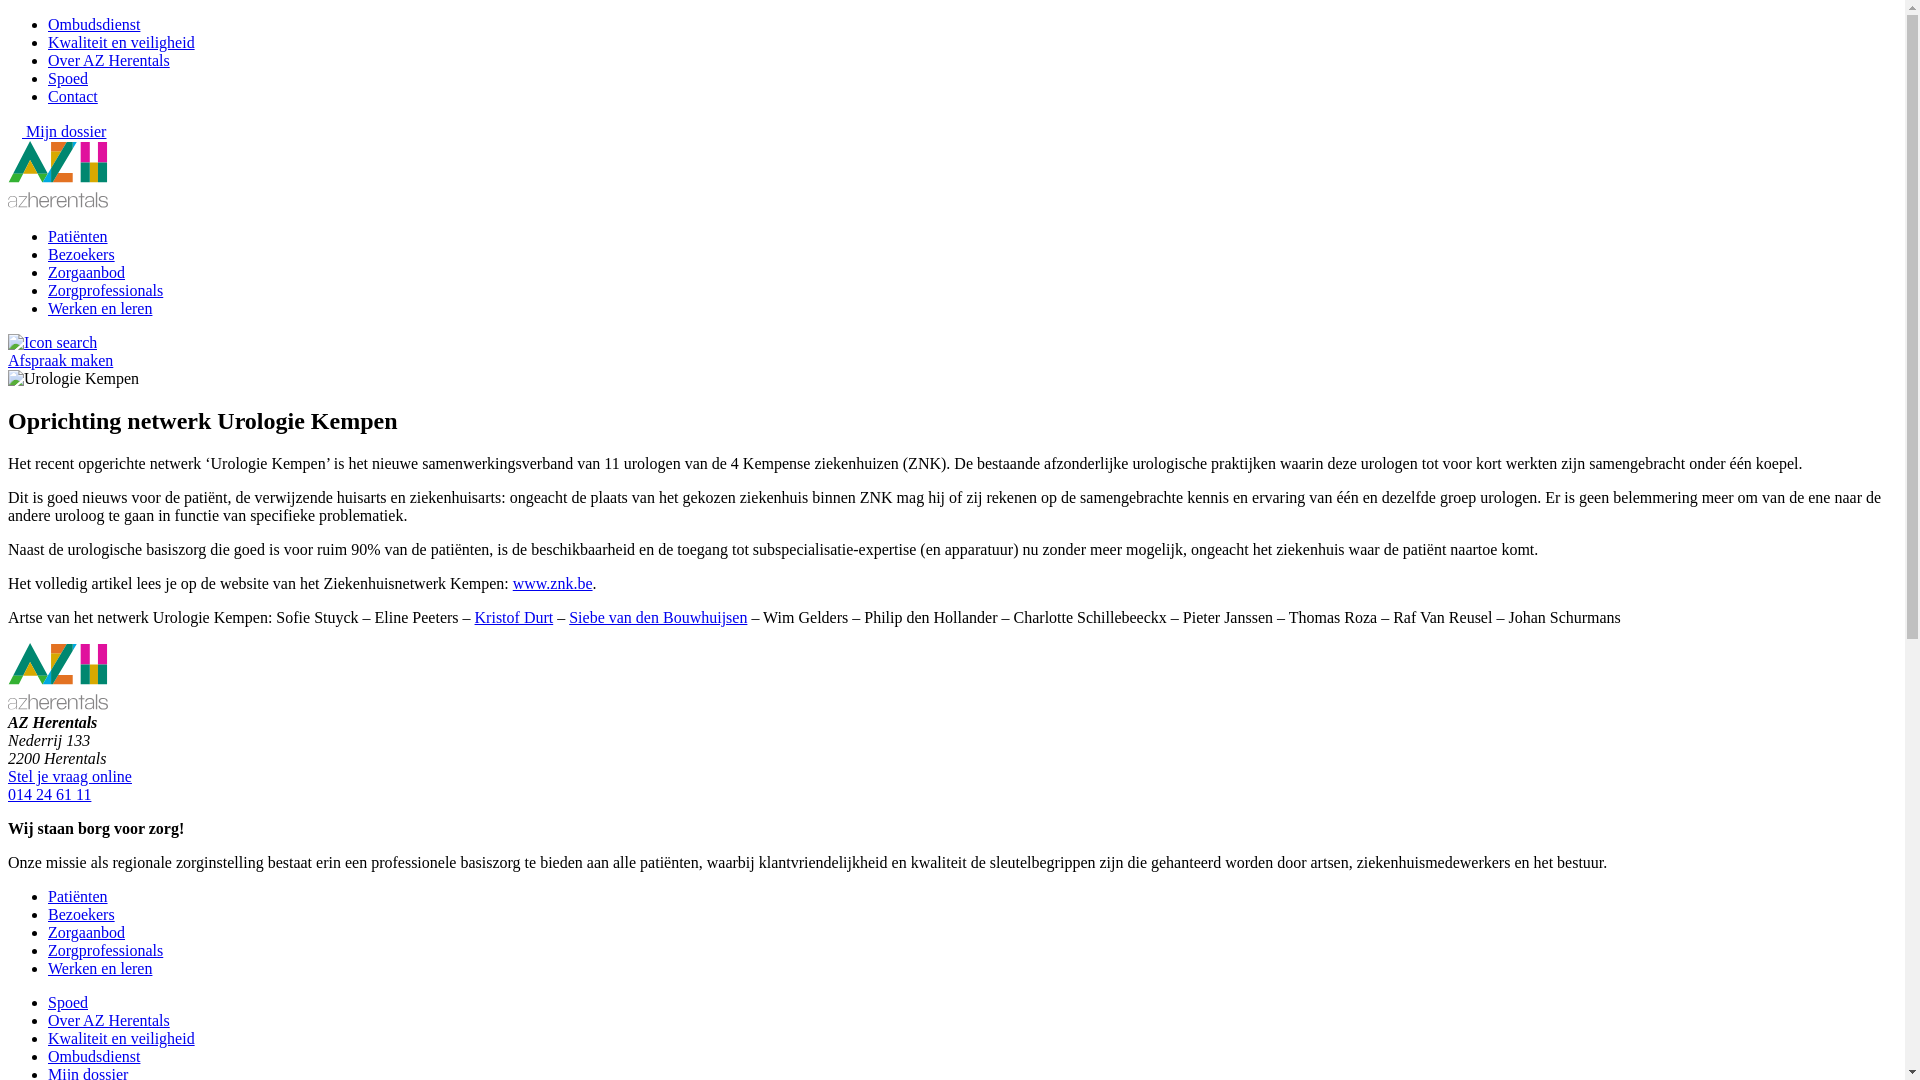 The height and width of the screenshot is (1080, 1920). I want to click on 'Werken en leren', so click(48, 967).